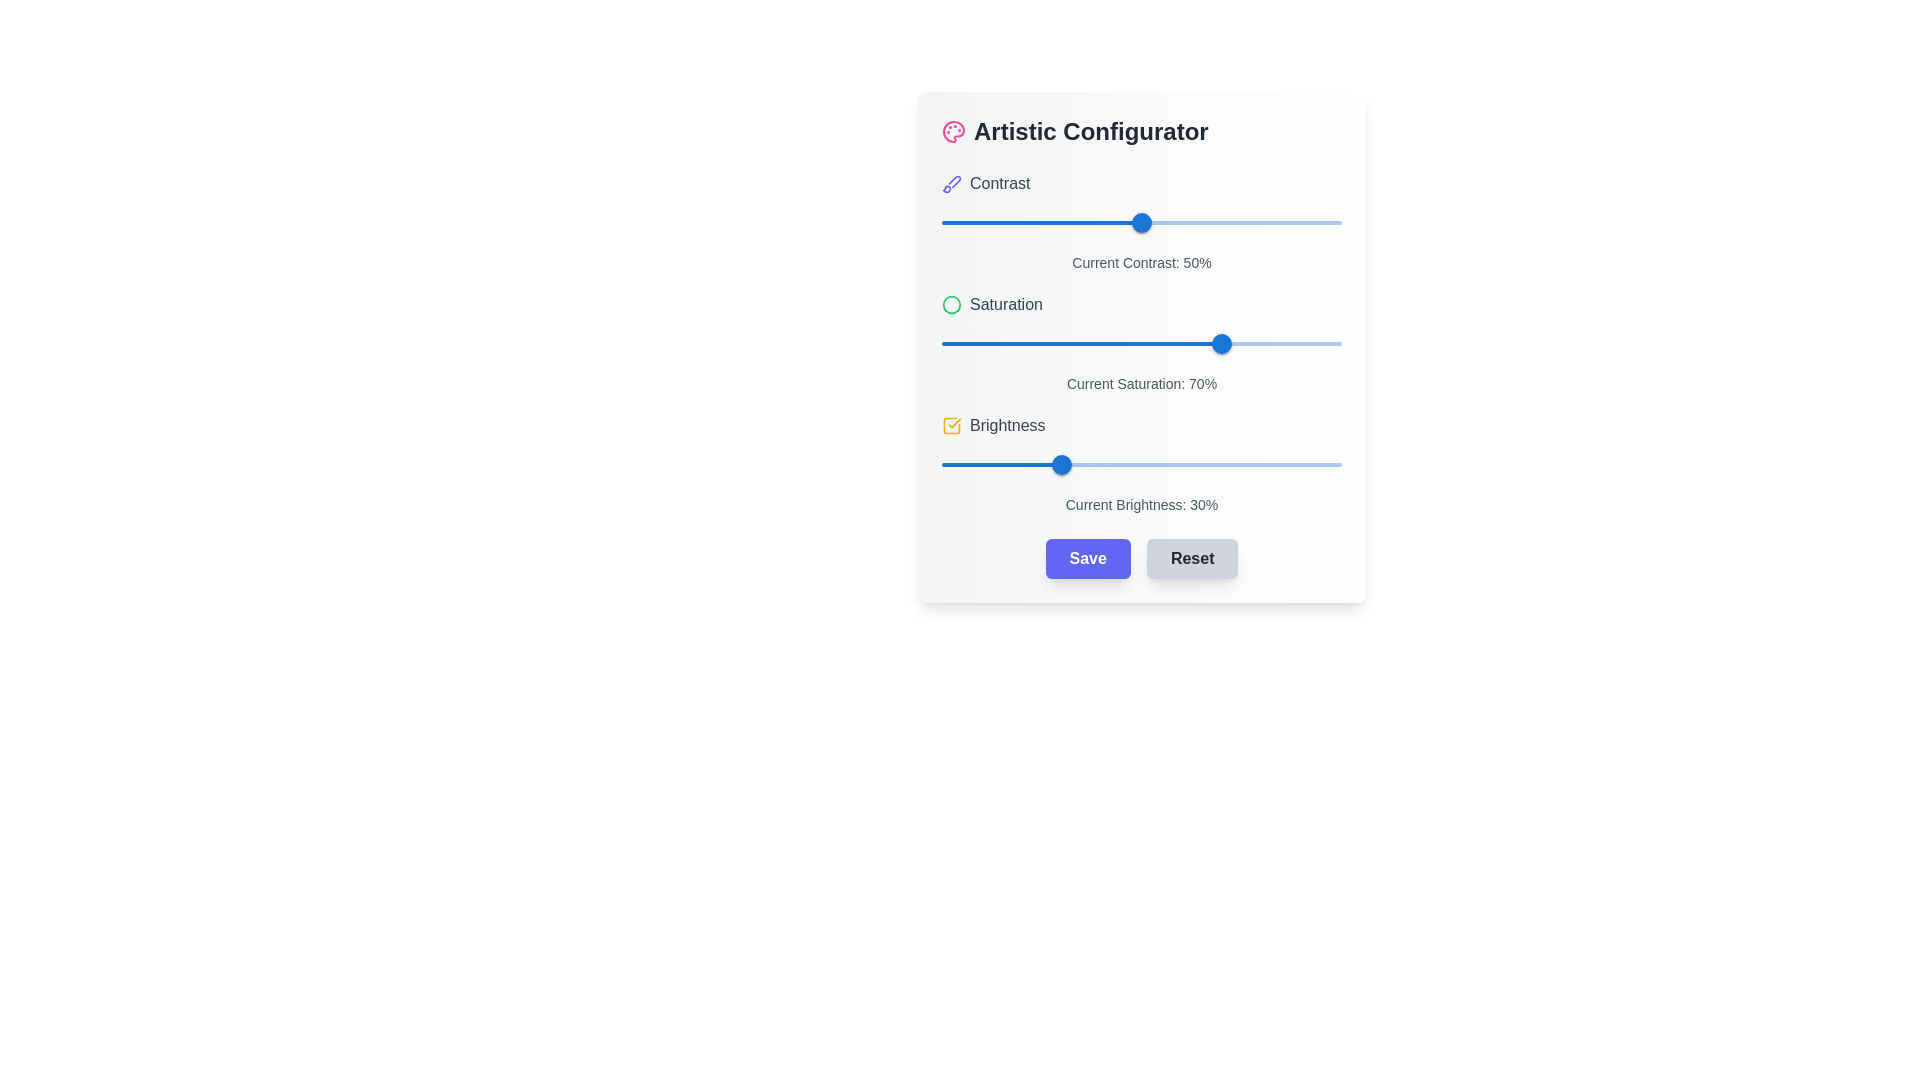  I want to click on saturation, so click(1171, 342).